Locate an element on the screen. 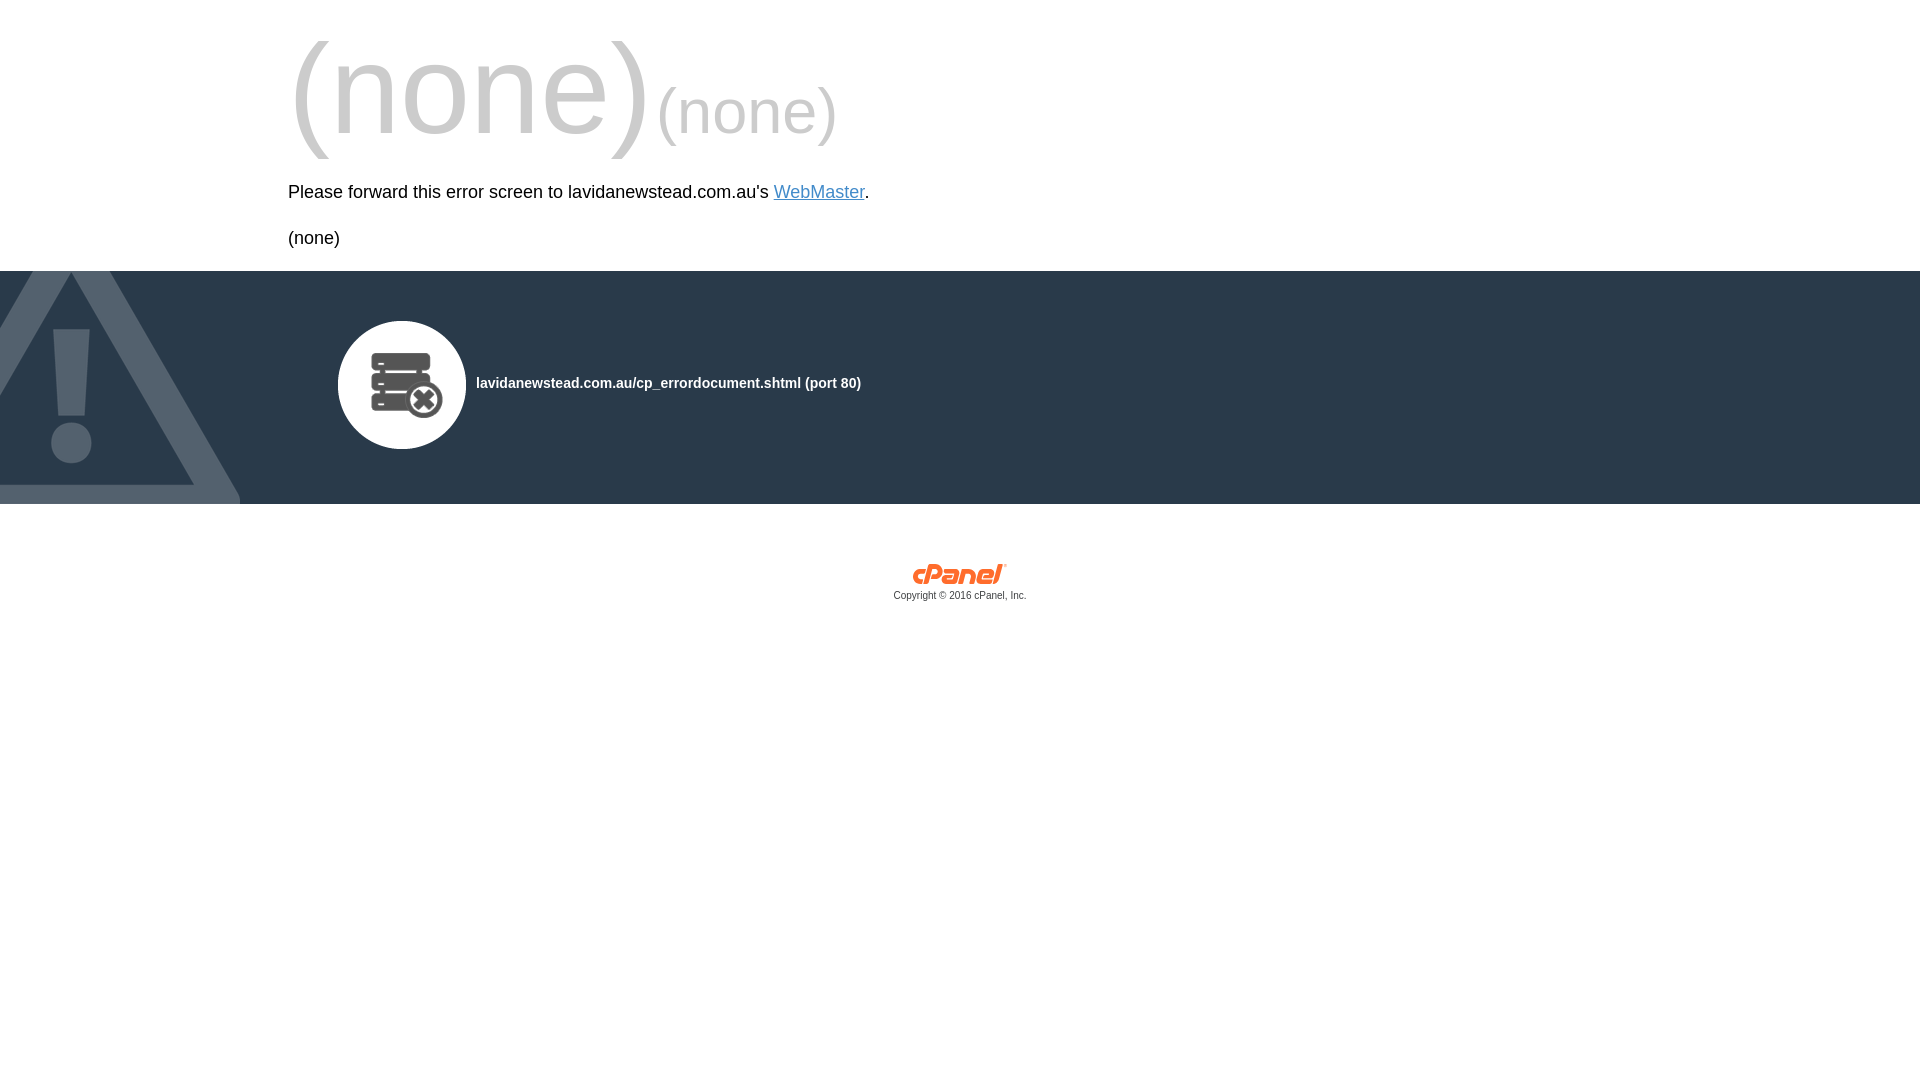 The width and height of the screenshot is (1920, 1080). 'WebMaster' is located at coordinates (819, 192).